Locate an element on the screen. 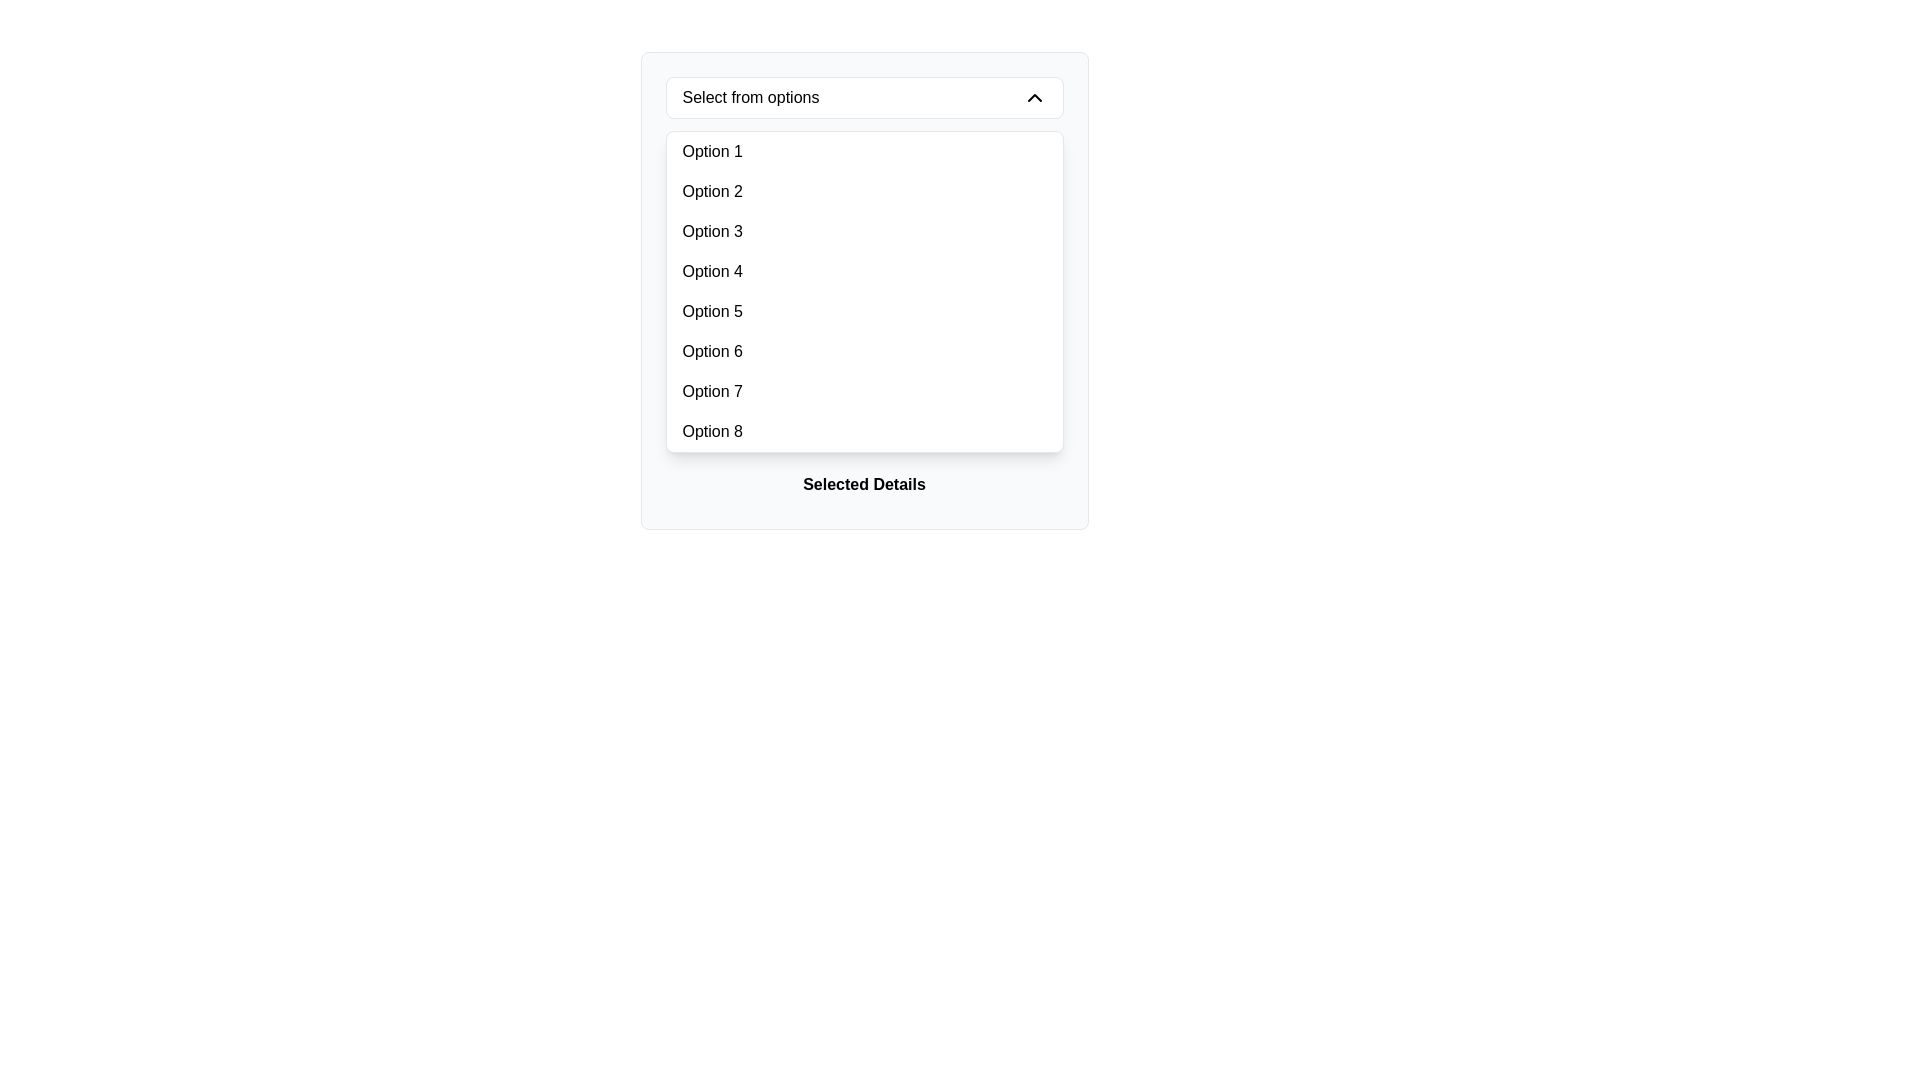 Image resolution: width=1920 pixels, height=1080 pixels. the second option in the dropdown menu labeled 'Select from options' is located at coordinates (864, 192).